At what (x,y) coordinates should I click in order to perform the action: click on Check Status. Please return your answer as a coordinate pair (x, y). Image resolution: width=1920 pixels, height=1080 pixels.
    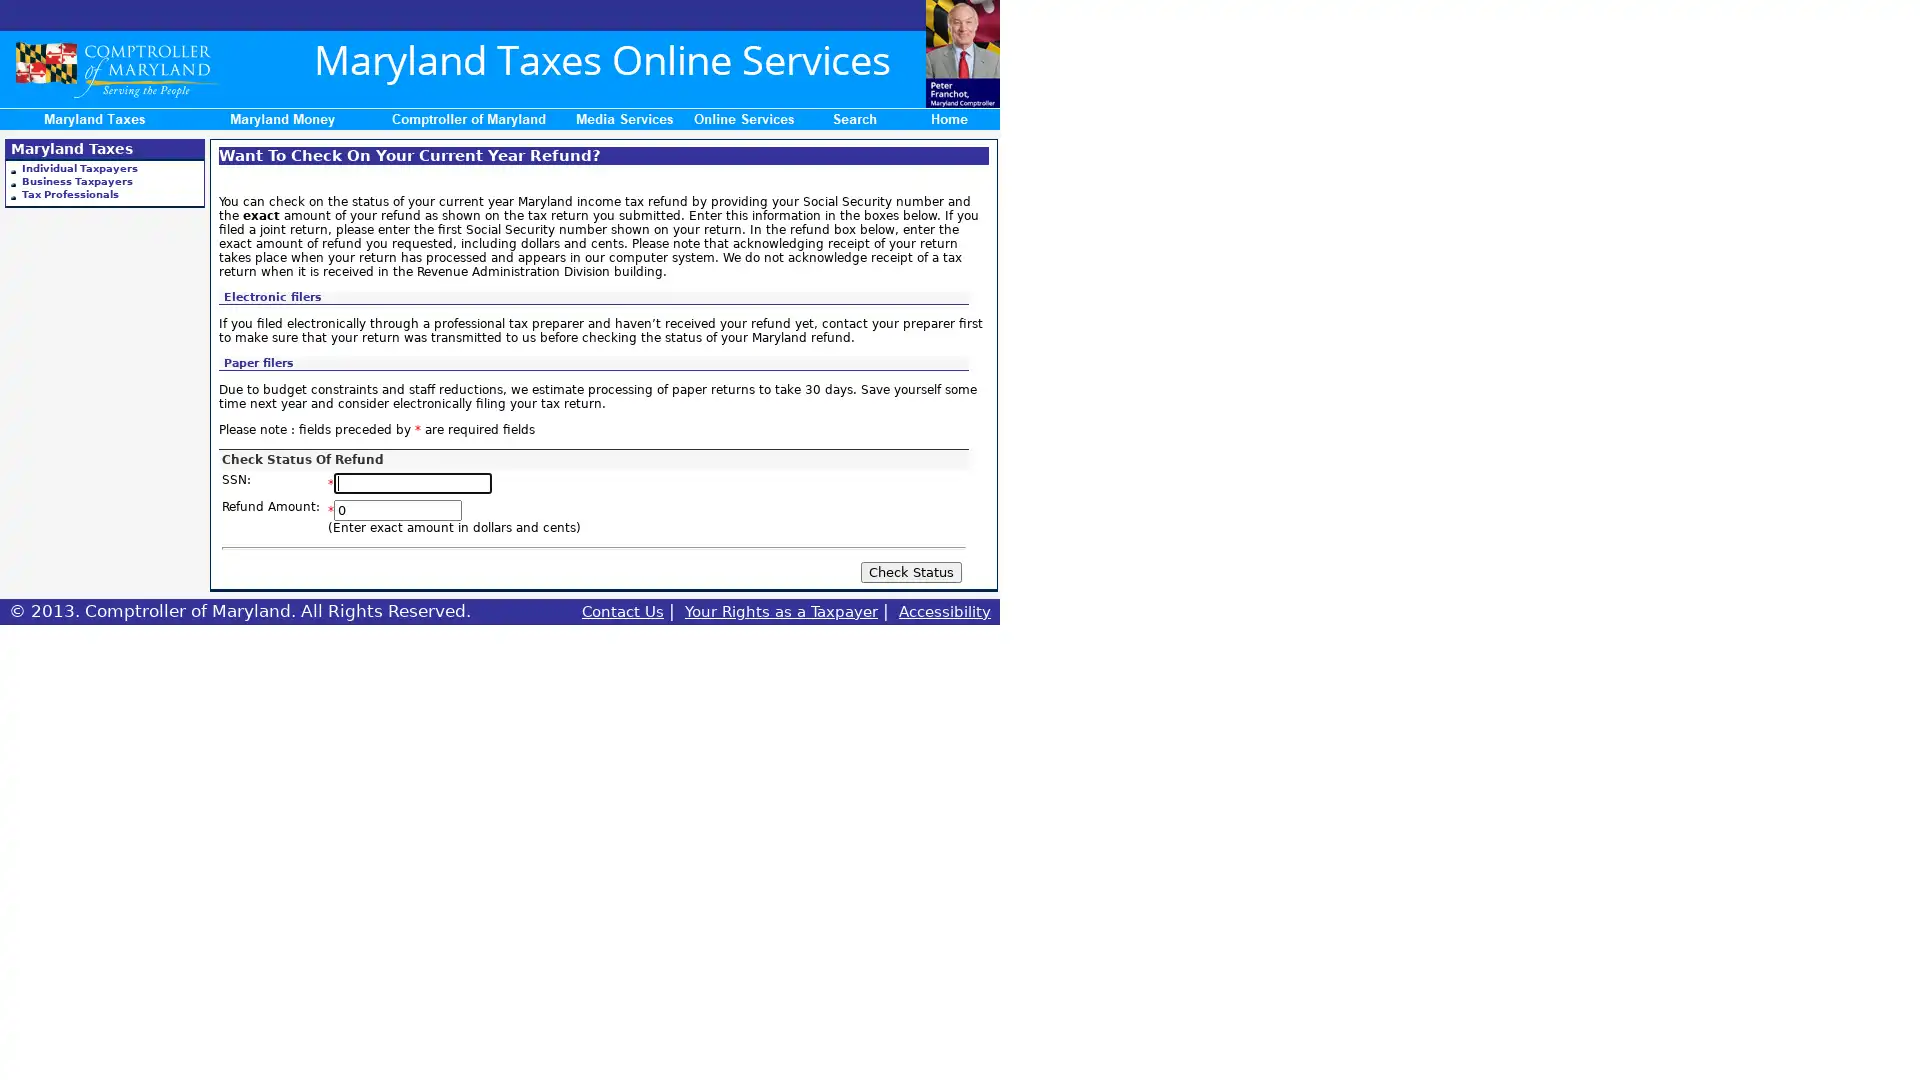
    Looking at the image, I should click on (910, 572).